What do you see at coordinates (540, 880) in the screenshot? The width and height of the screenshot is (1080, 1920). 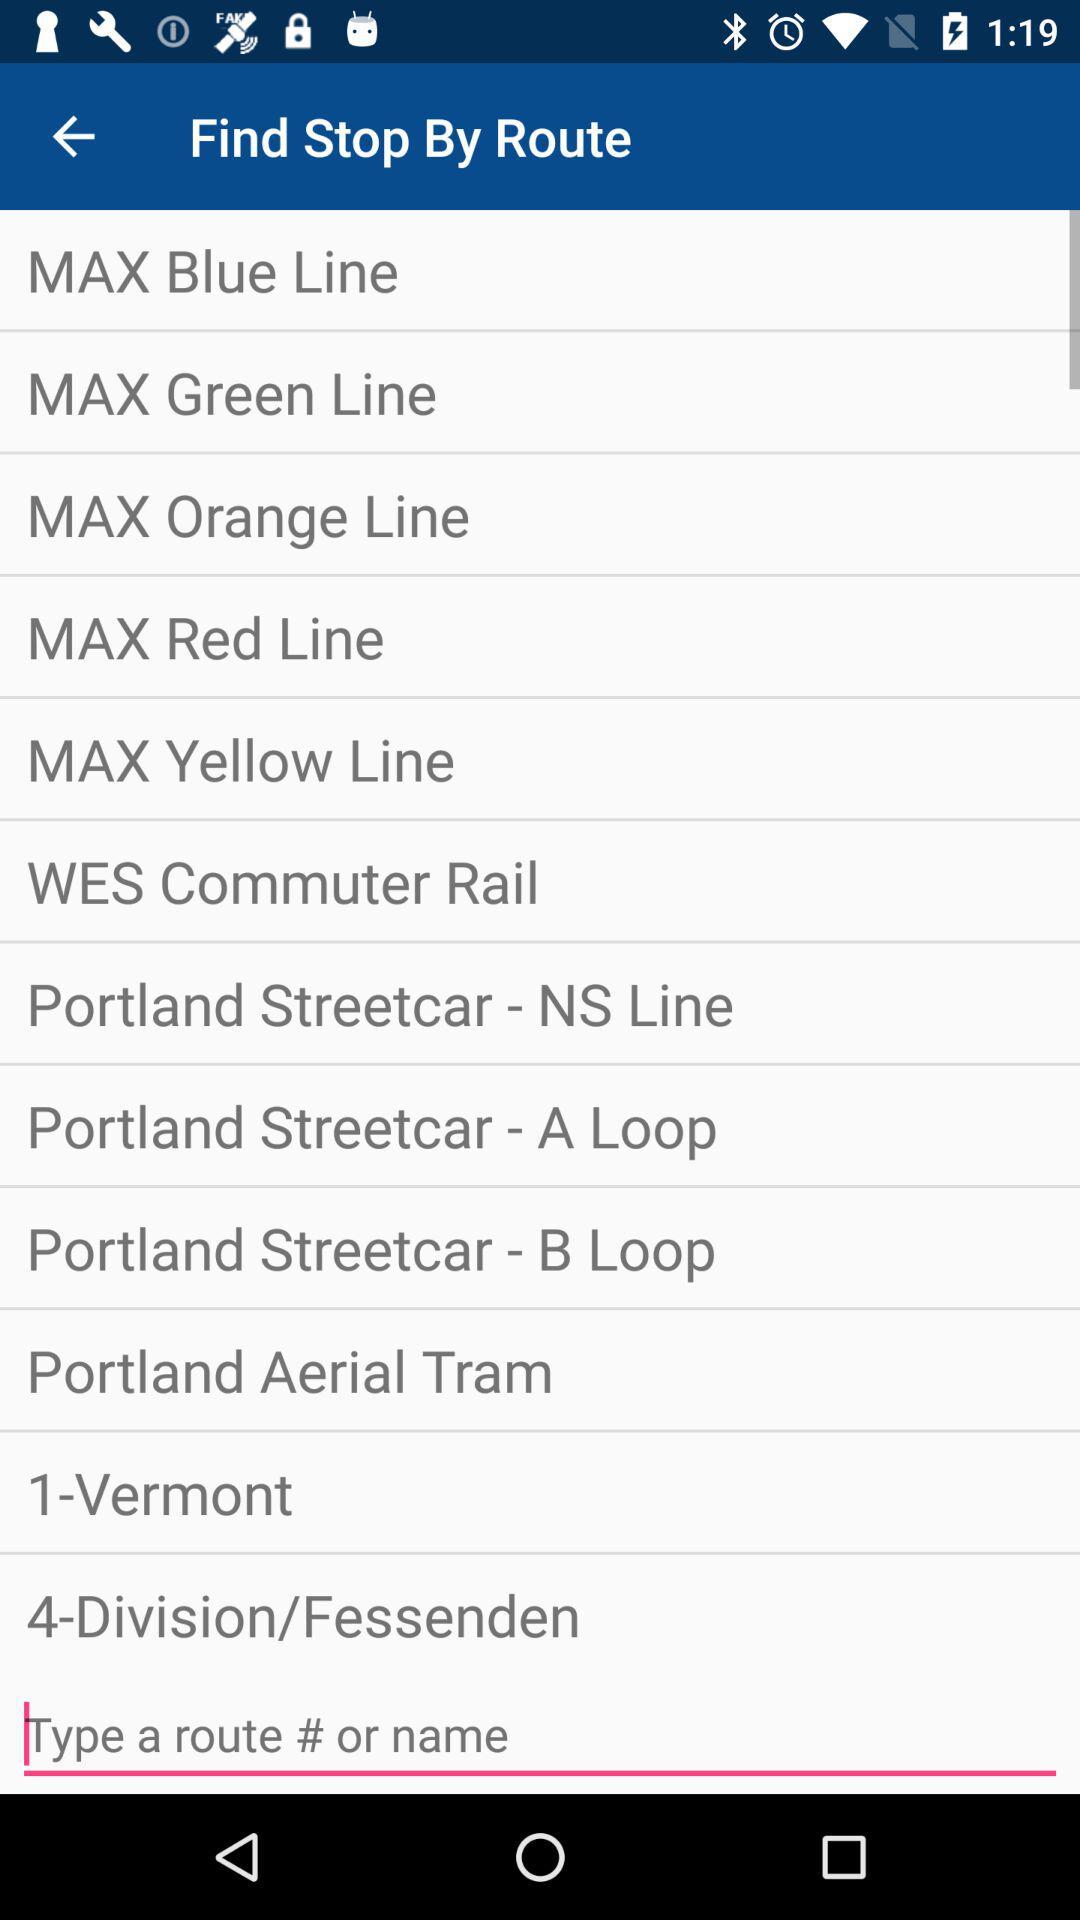 I see `item below max yellow line item` at bounding box center [540, 880].